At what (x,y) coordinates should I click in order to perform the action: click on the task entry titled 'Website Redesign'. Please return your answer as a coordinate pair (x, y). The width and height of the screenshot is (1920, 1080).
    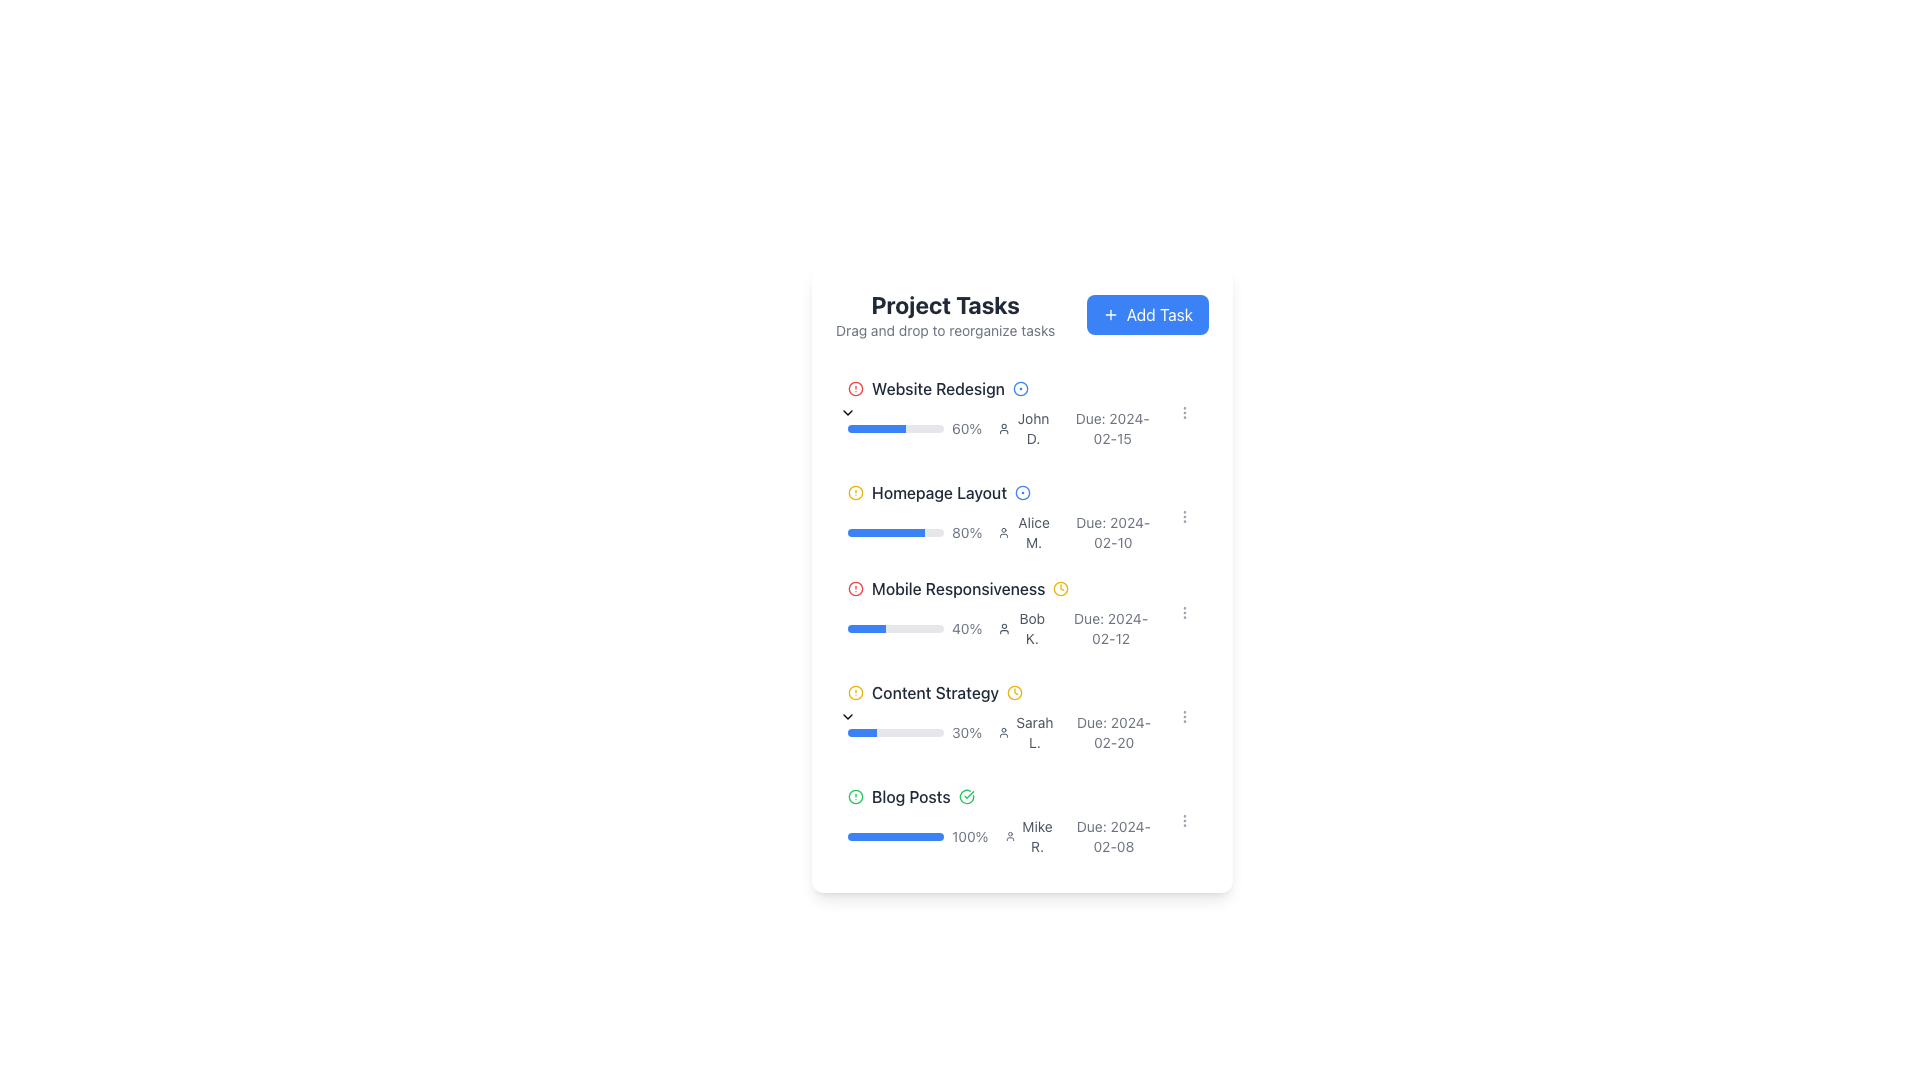
    Looking at the image, I should click on (1002, 411).